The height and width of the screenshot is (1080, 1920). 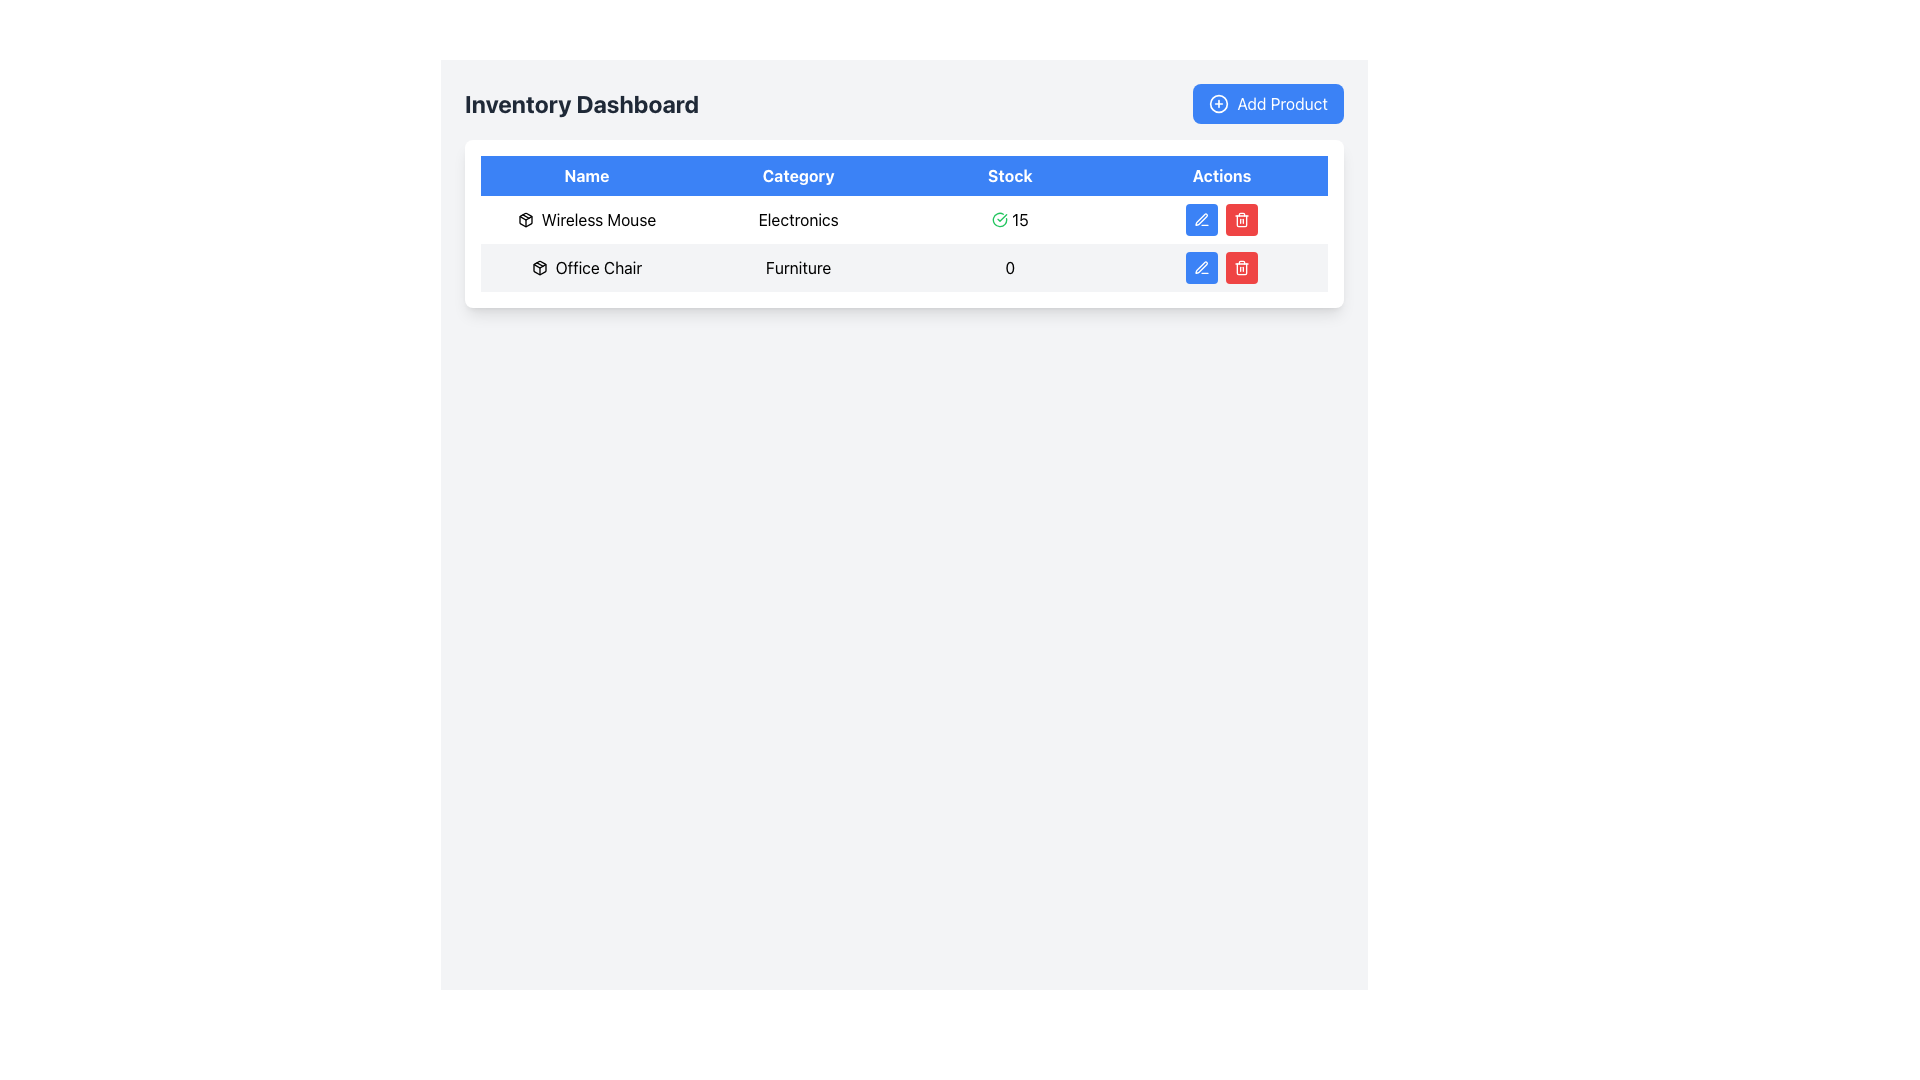 I want to click on the edit icon located within a blue button in the 'Actions' column of the first data row in the table, so click(x=1201, y=219).